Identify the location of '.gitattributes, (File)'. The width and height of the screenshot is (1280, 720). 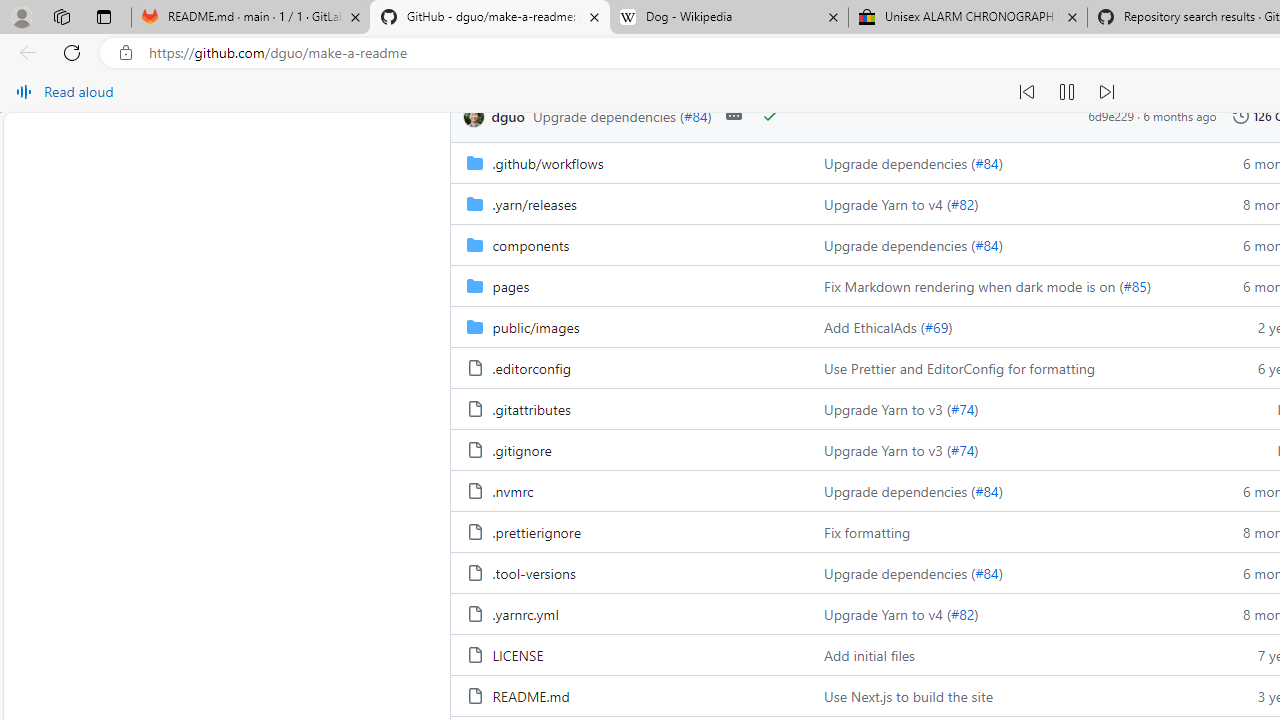
(531, 407).